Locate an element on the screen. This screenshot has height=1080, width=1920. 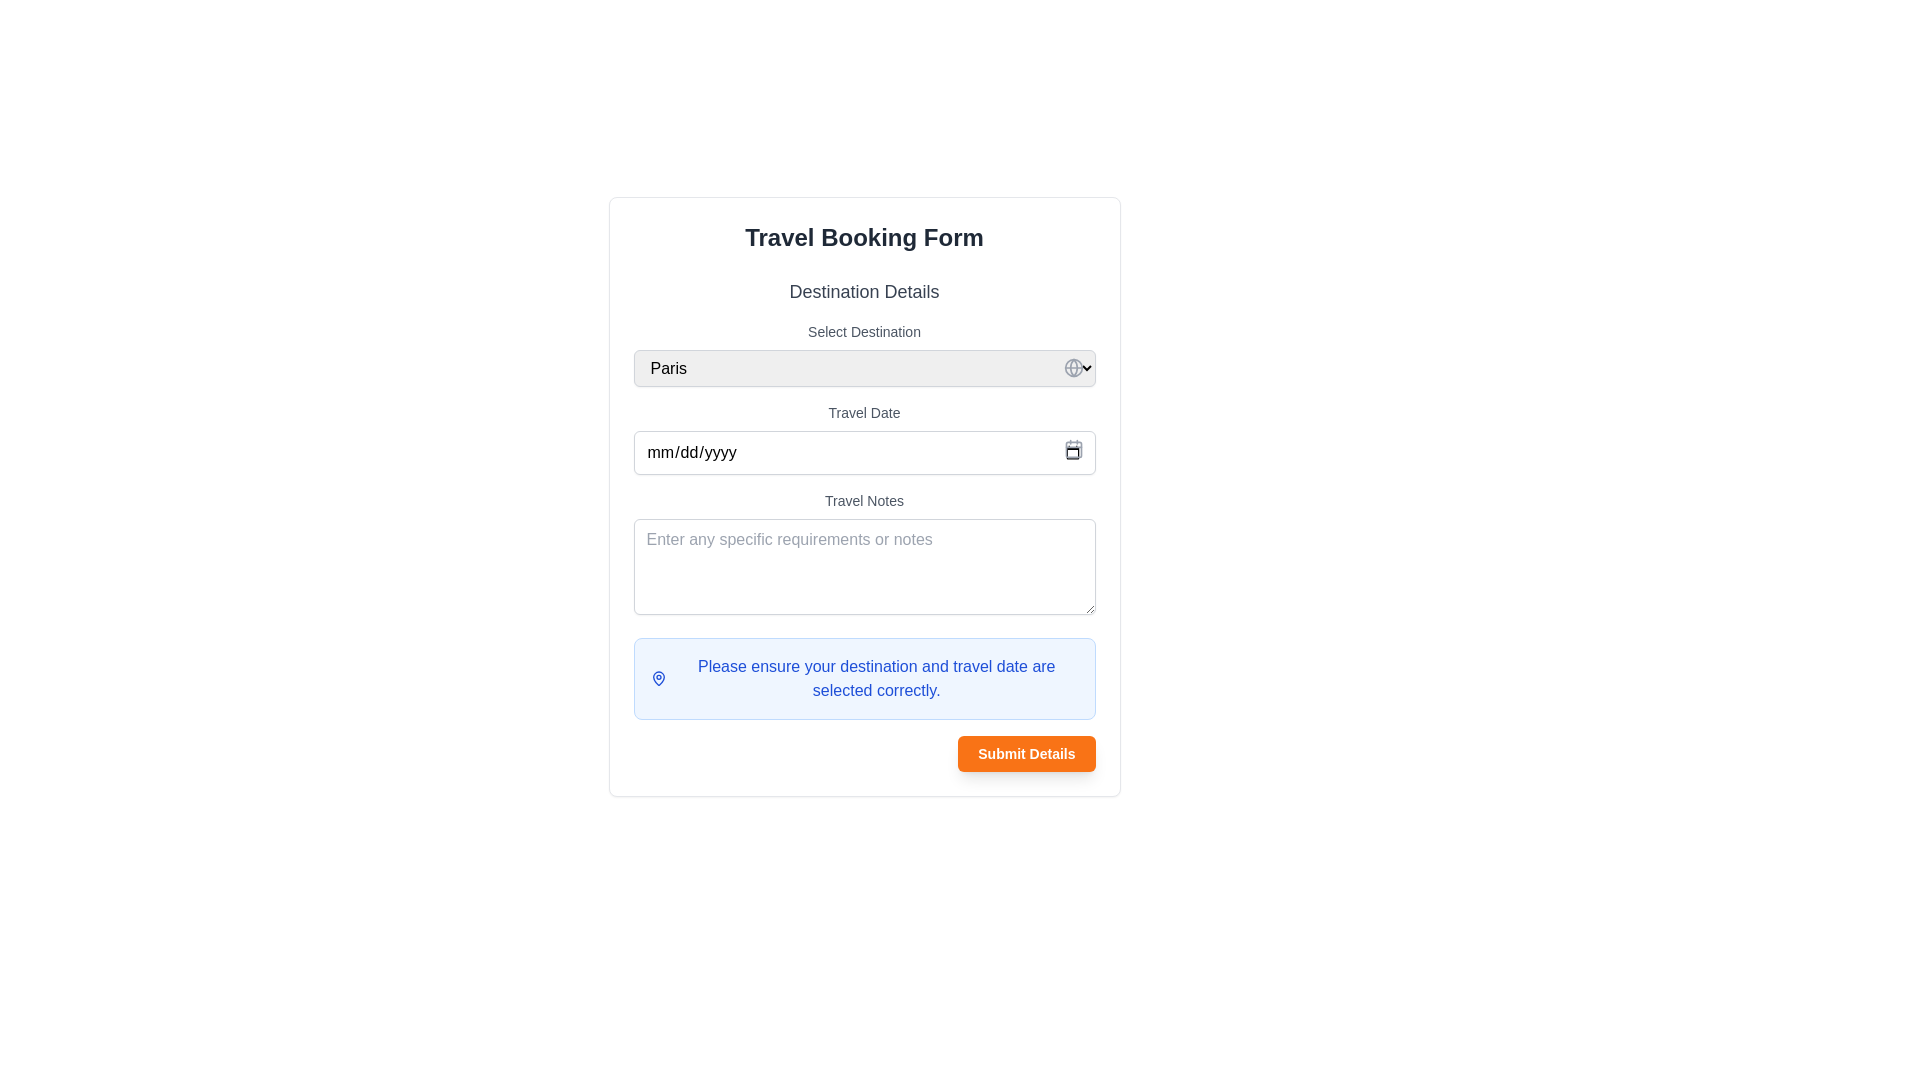
the pin icon within the blue informational text block situated below the 'Travel Notes' field is located at coordinates (864, 677).